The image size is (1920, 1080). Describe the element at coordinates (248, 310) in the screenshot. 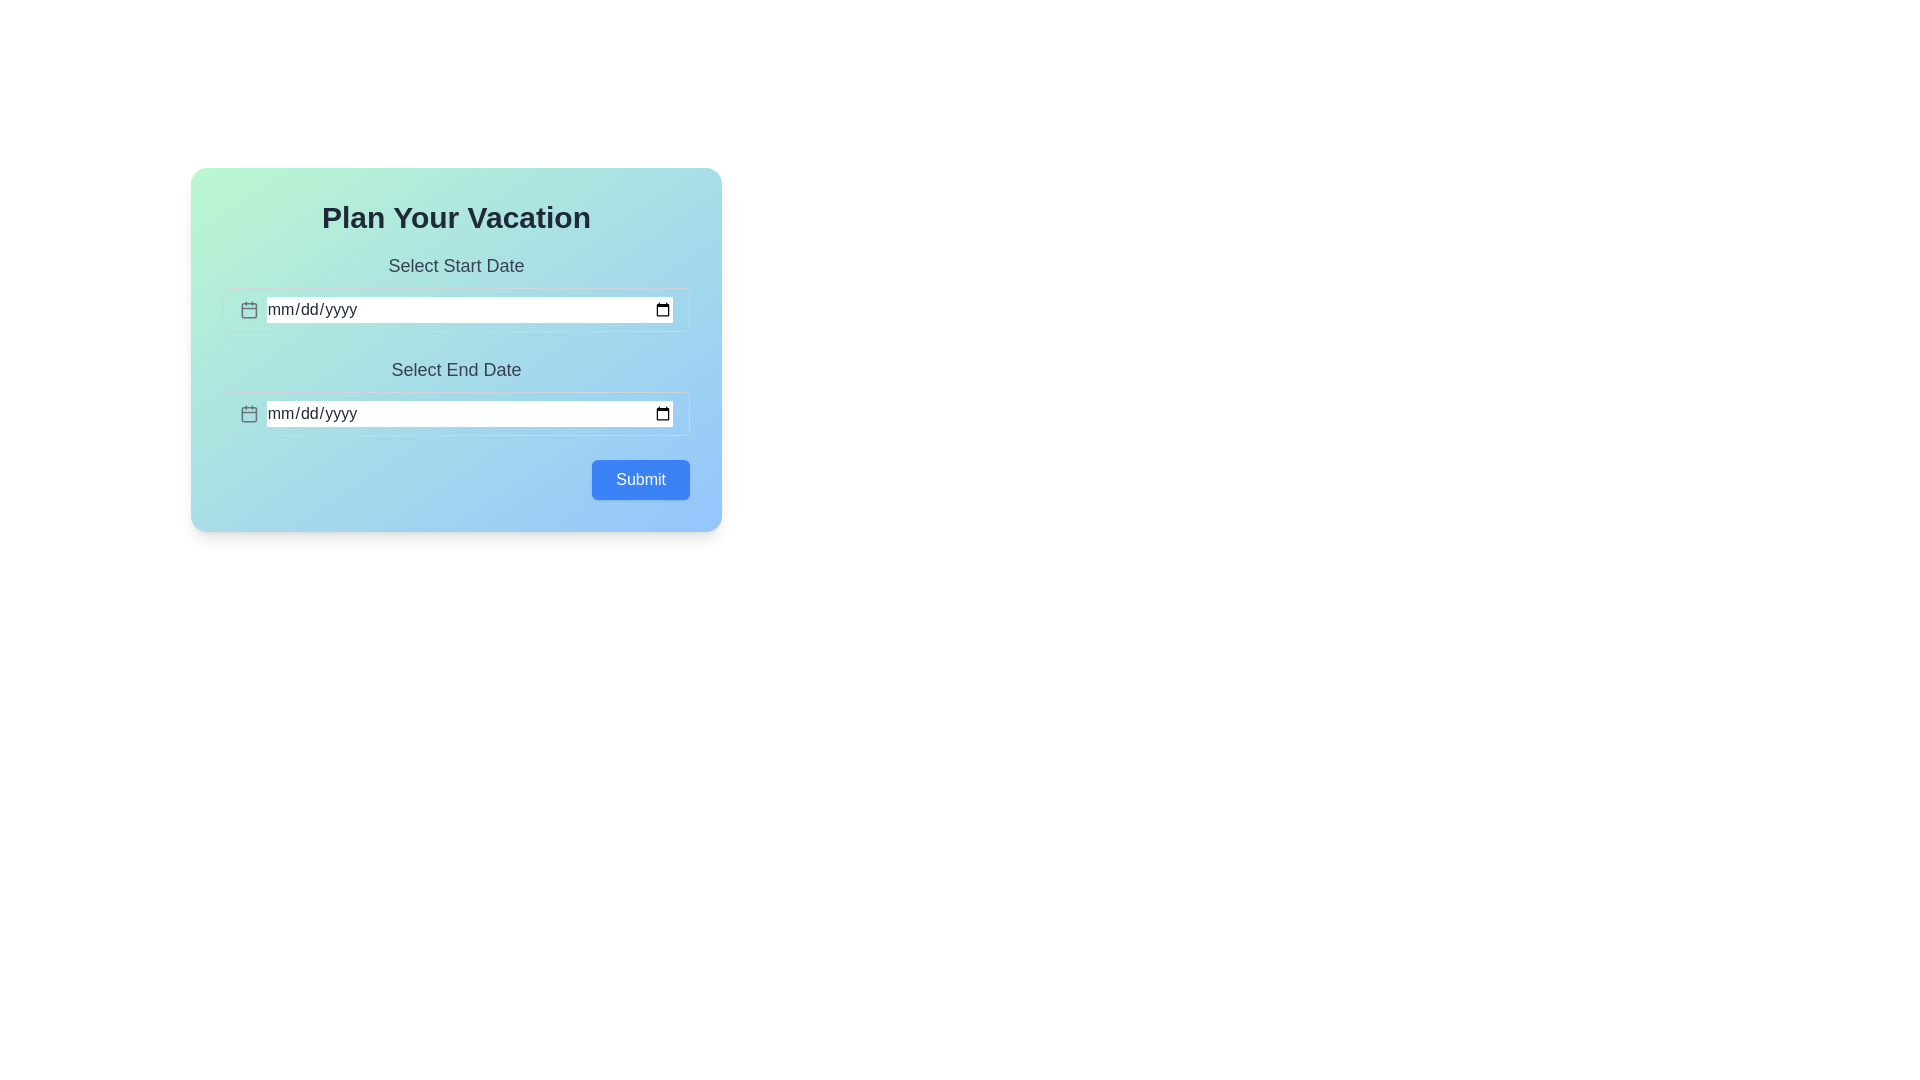

I see `the inner rounded rectangle of the first calendar icon, which is located before the 'Select Start Date' text input field` at that location.